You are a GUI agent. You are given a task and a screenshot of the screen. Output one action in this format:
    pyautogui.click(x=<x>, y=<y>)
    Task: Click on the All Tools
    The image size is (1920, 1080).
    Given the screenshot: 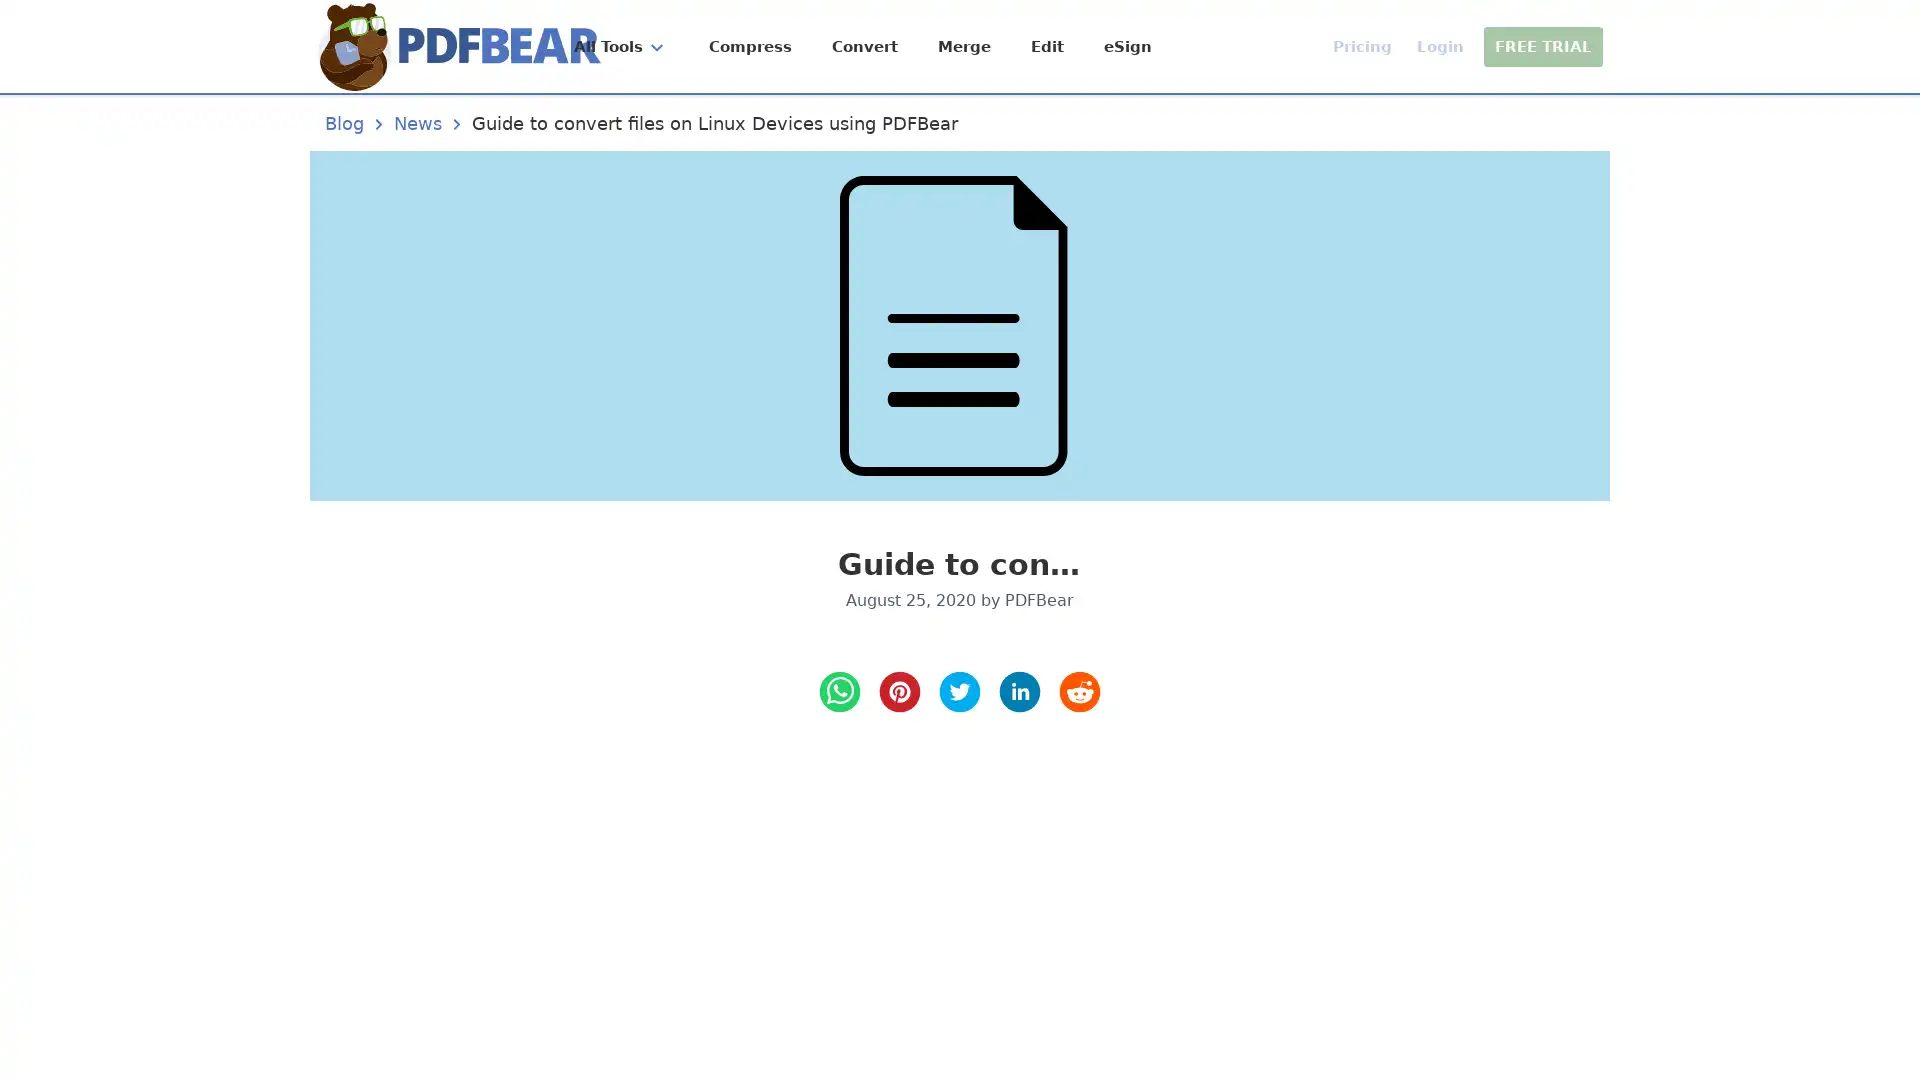 What is the action you would take?
    pyautogui.click(x=616, y=45)
    